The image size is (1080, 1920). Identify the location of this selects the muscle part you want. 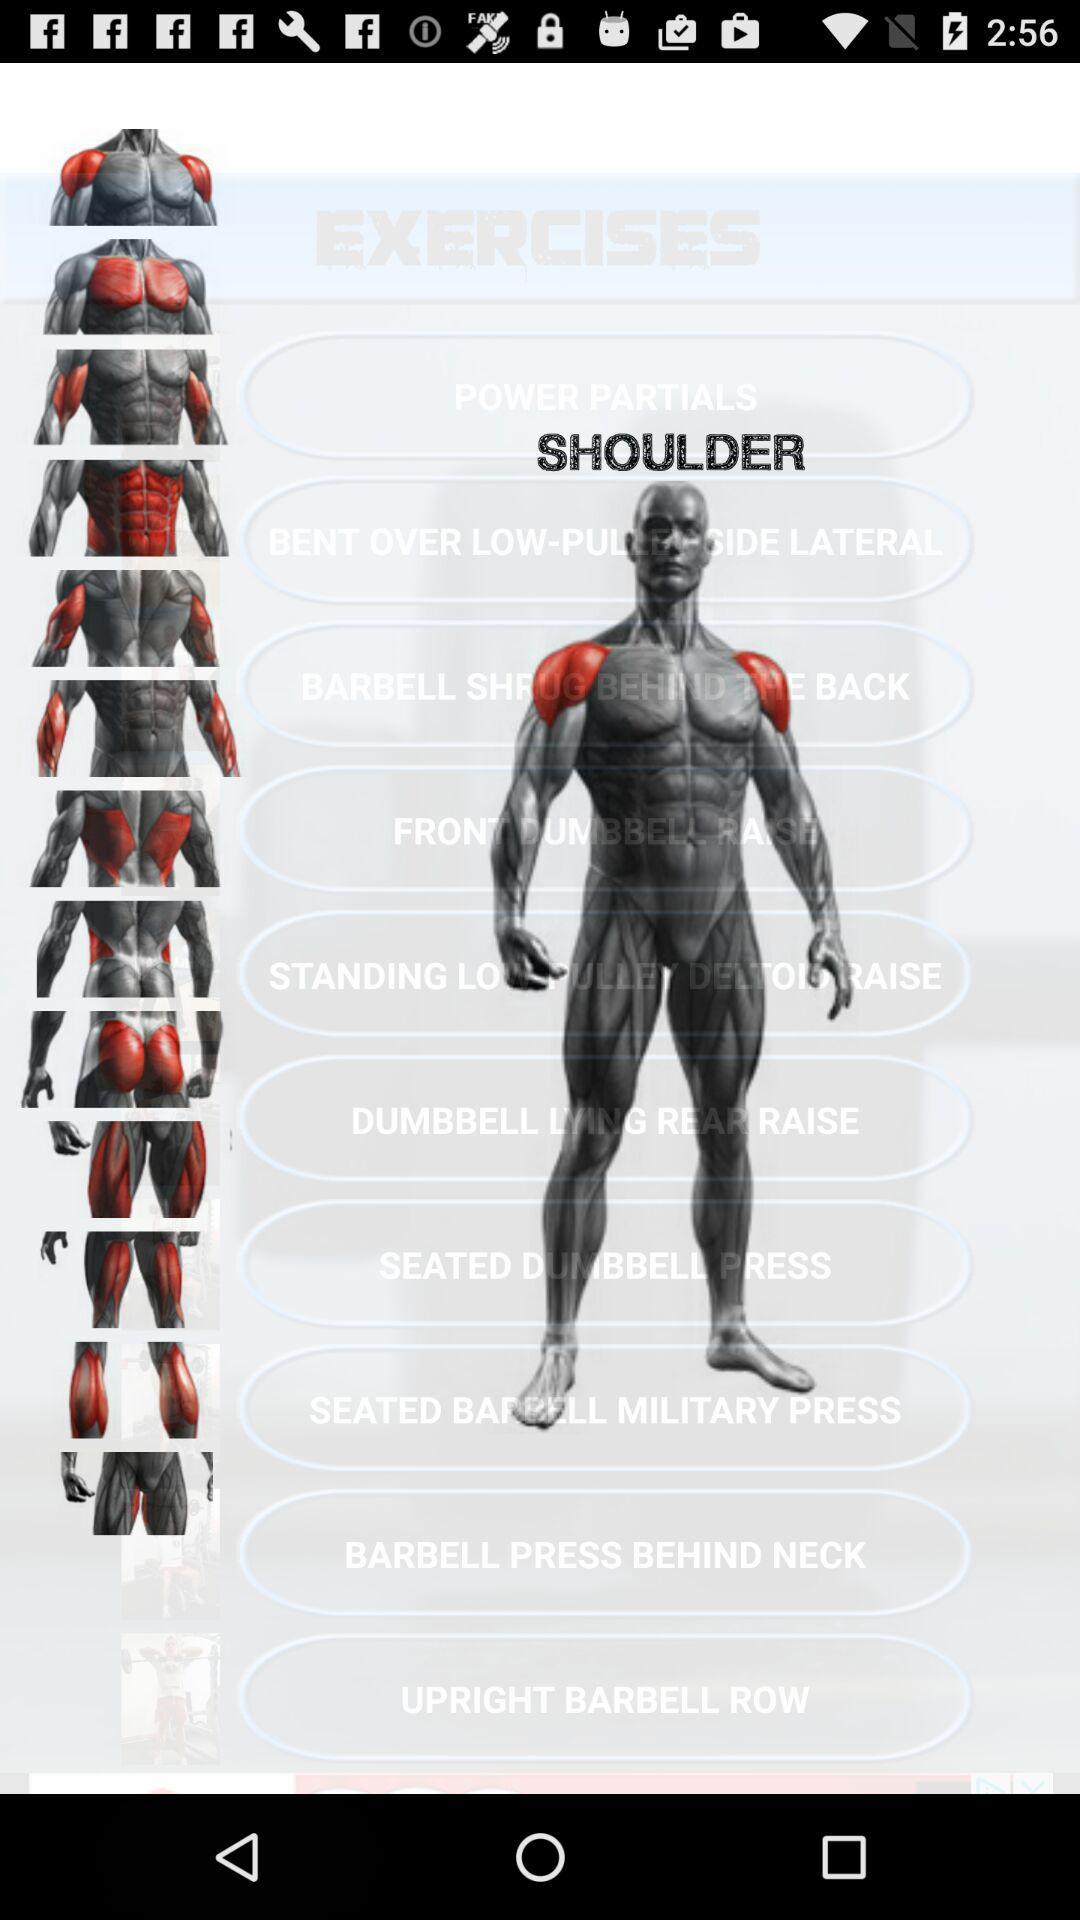
(131, 832).